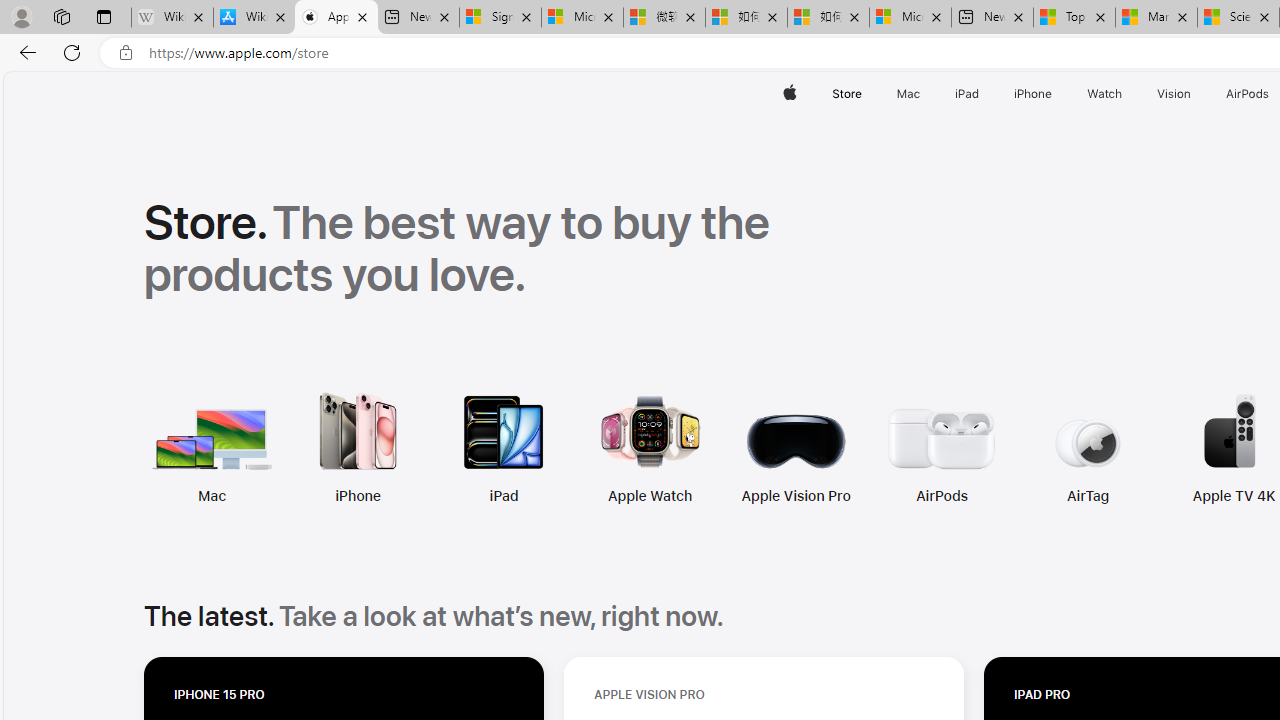 The image size is (1280, 720). Describe the element at coordinates (1175, 93) in the screenshot. I see `'Vision'` at that location.